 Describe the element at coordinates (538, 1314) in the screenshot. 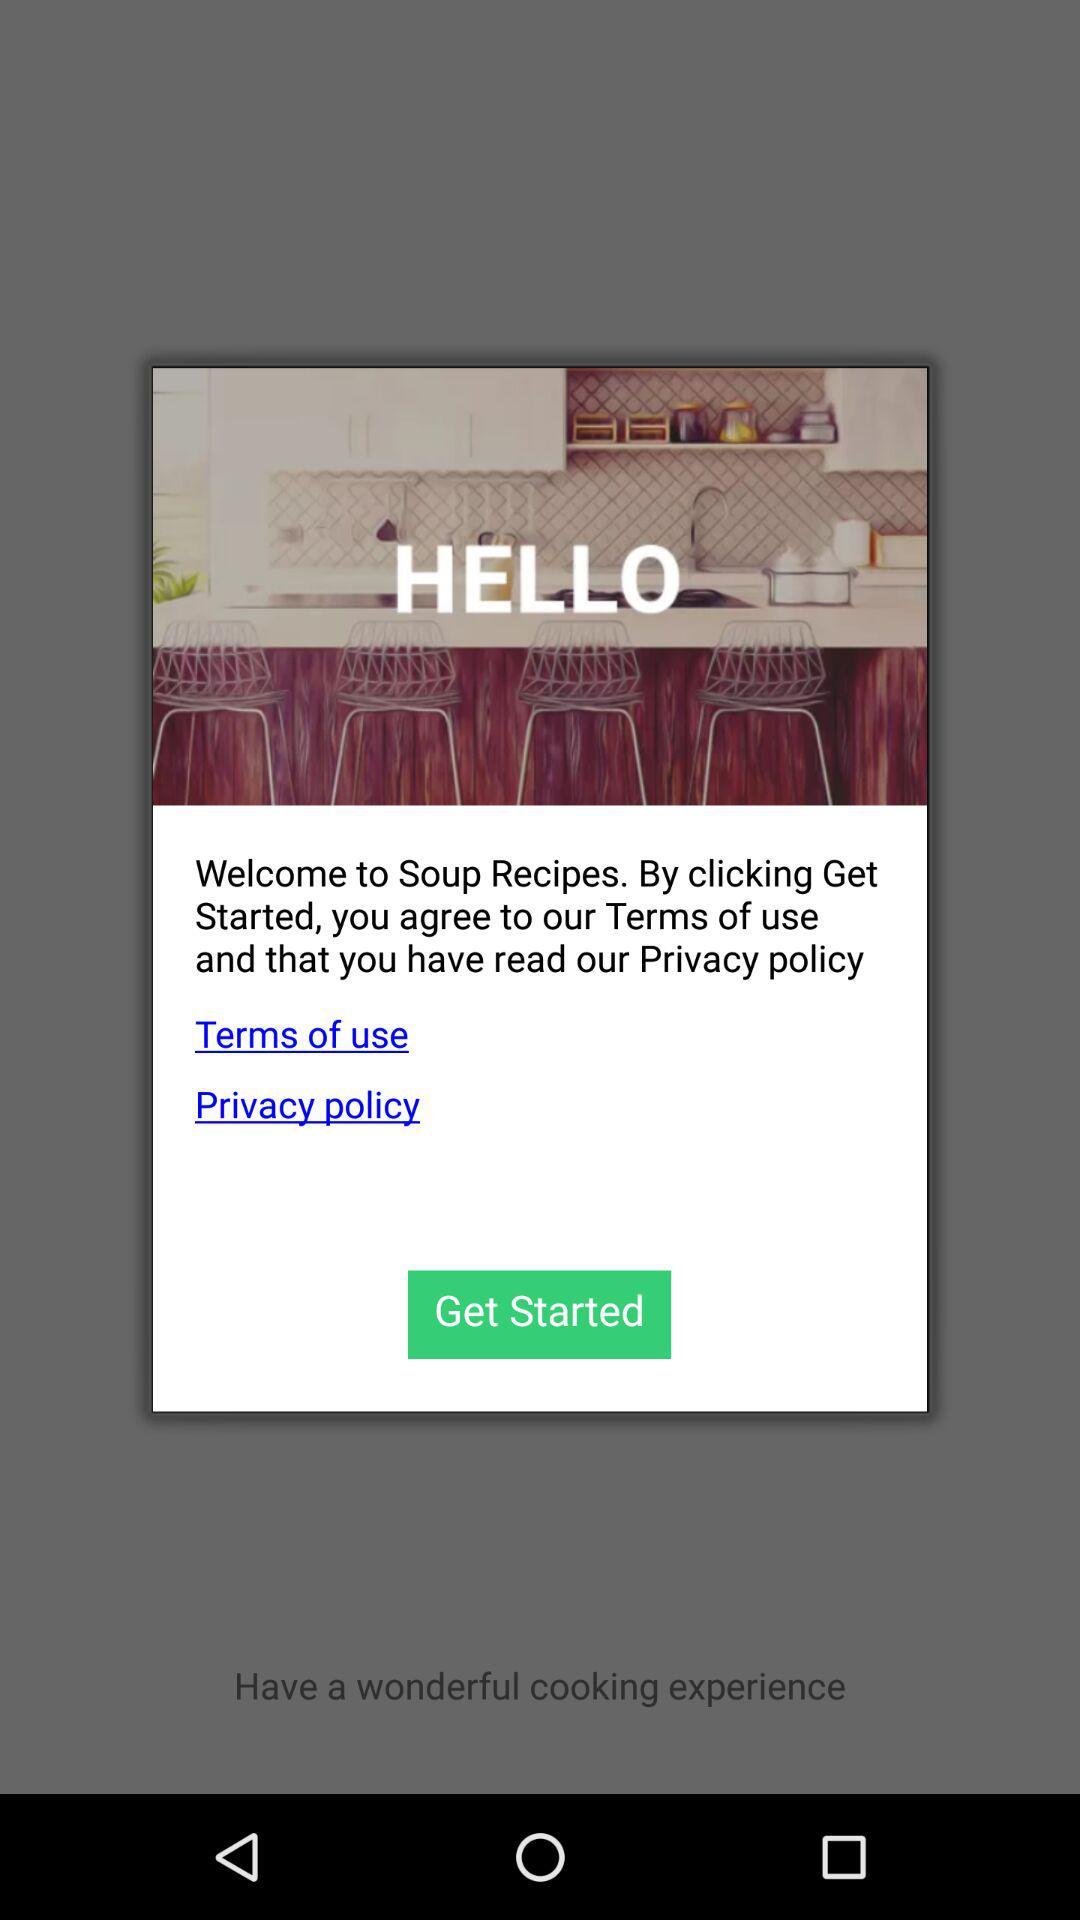

I see `icon below the privacy policy item` at that location.